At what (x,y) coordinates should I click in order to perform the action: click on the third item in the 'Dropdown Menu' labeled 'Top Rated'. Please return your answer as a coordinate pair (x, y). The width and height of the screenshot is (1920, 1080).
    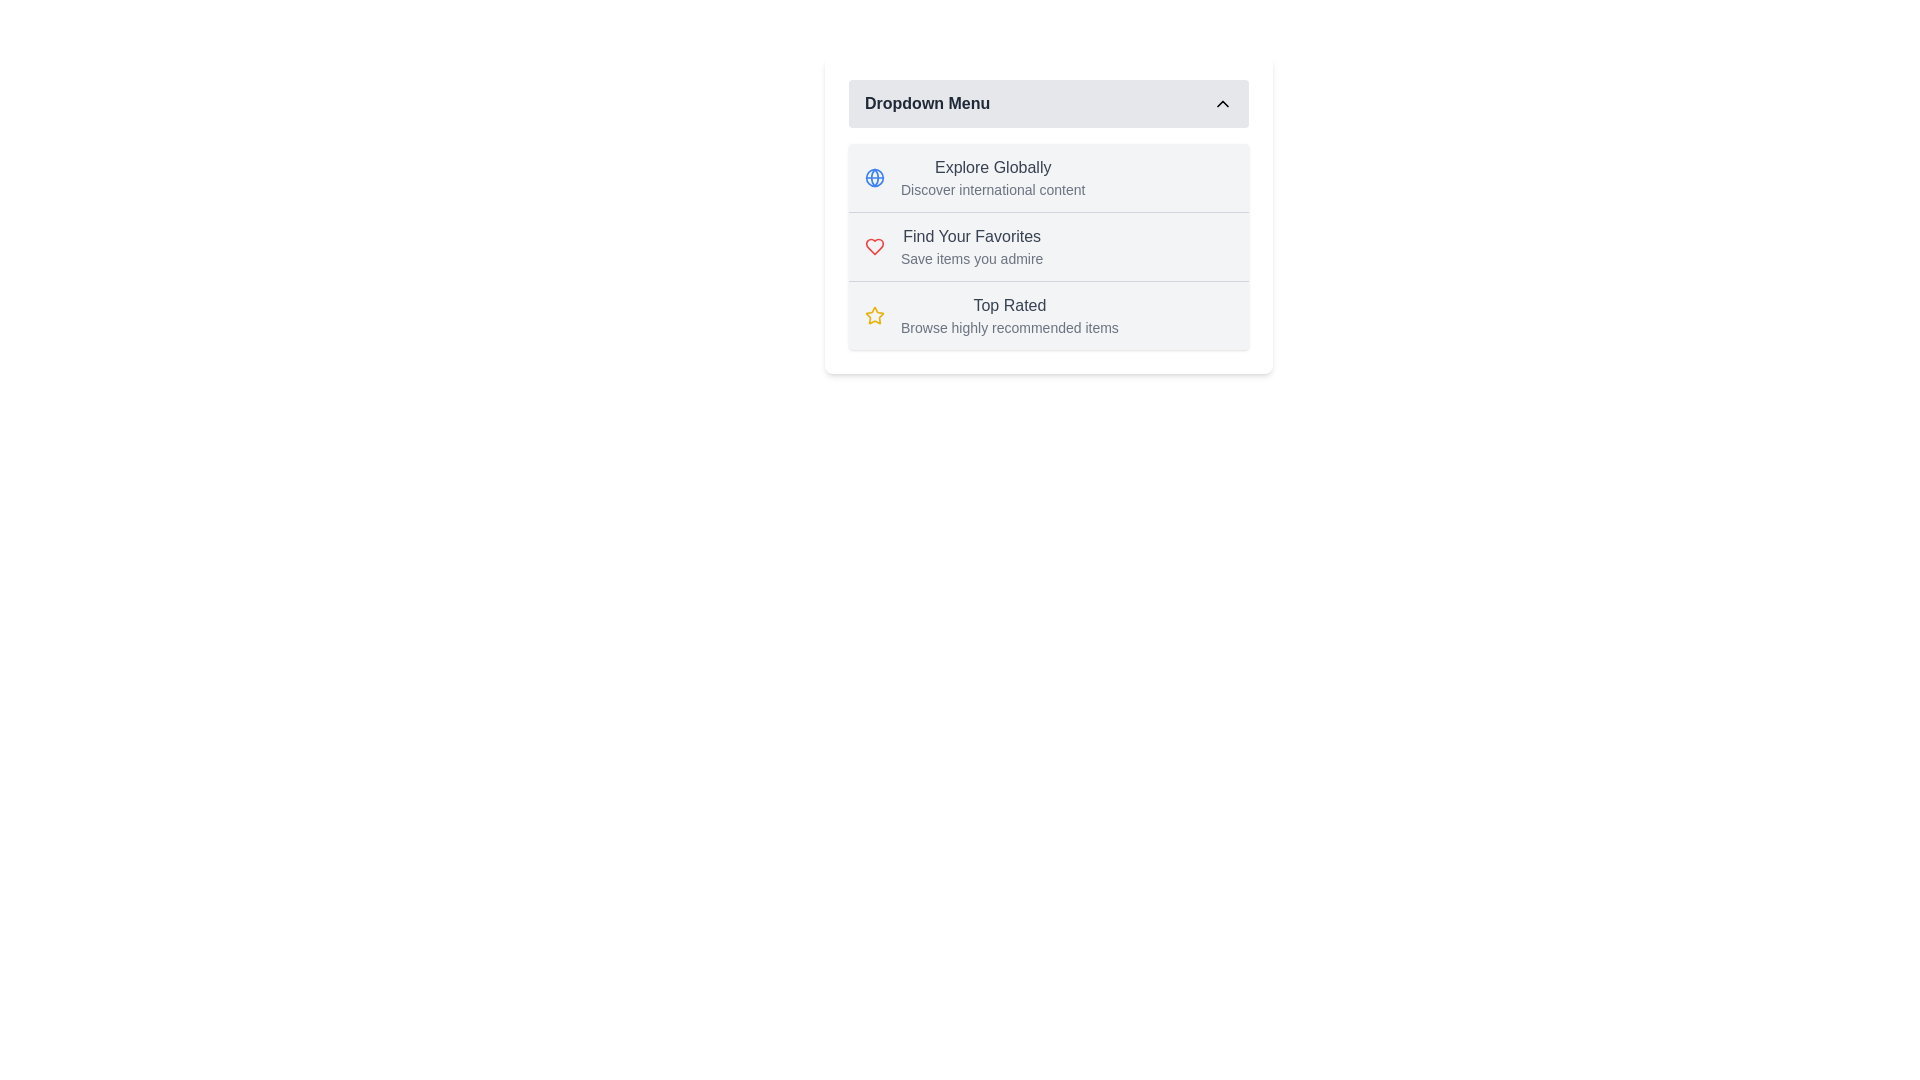
    Looking at the image, I should click on (1048, 315).